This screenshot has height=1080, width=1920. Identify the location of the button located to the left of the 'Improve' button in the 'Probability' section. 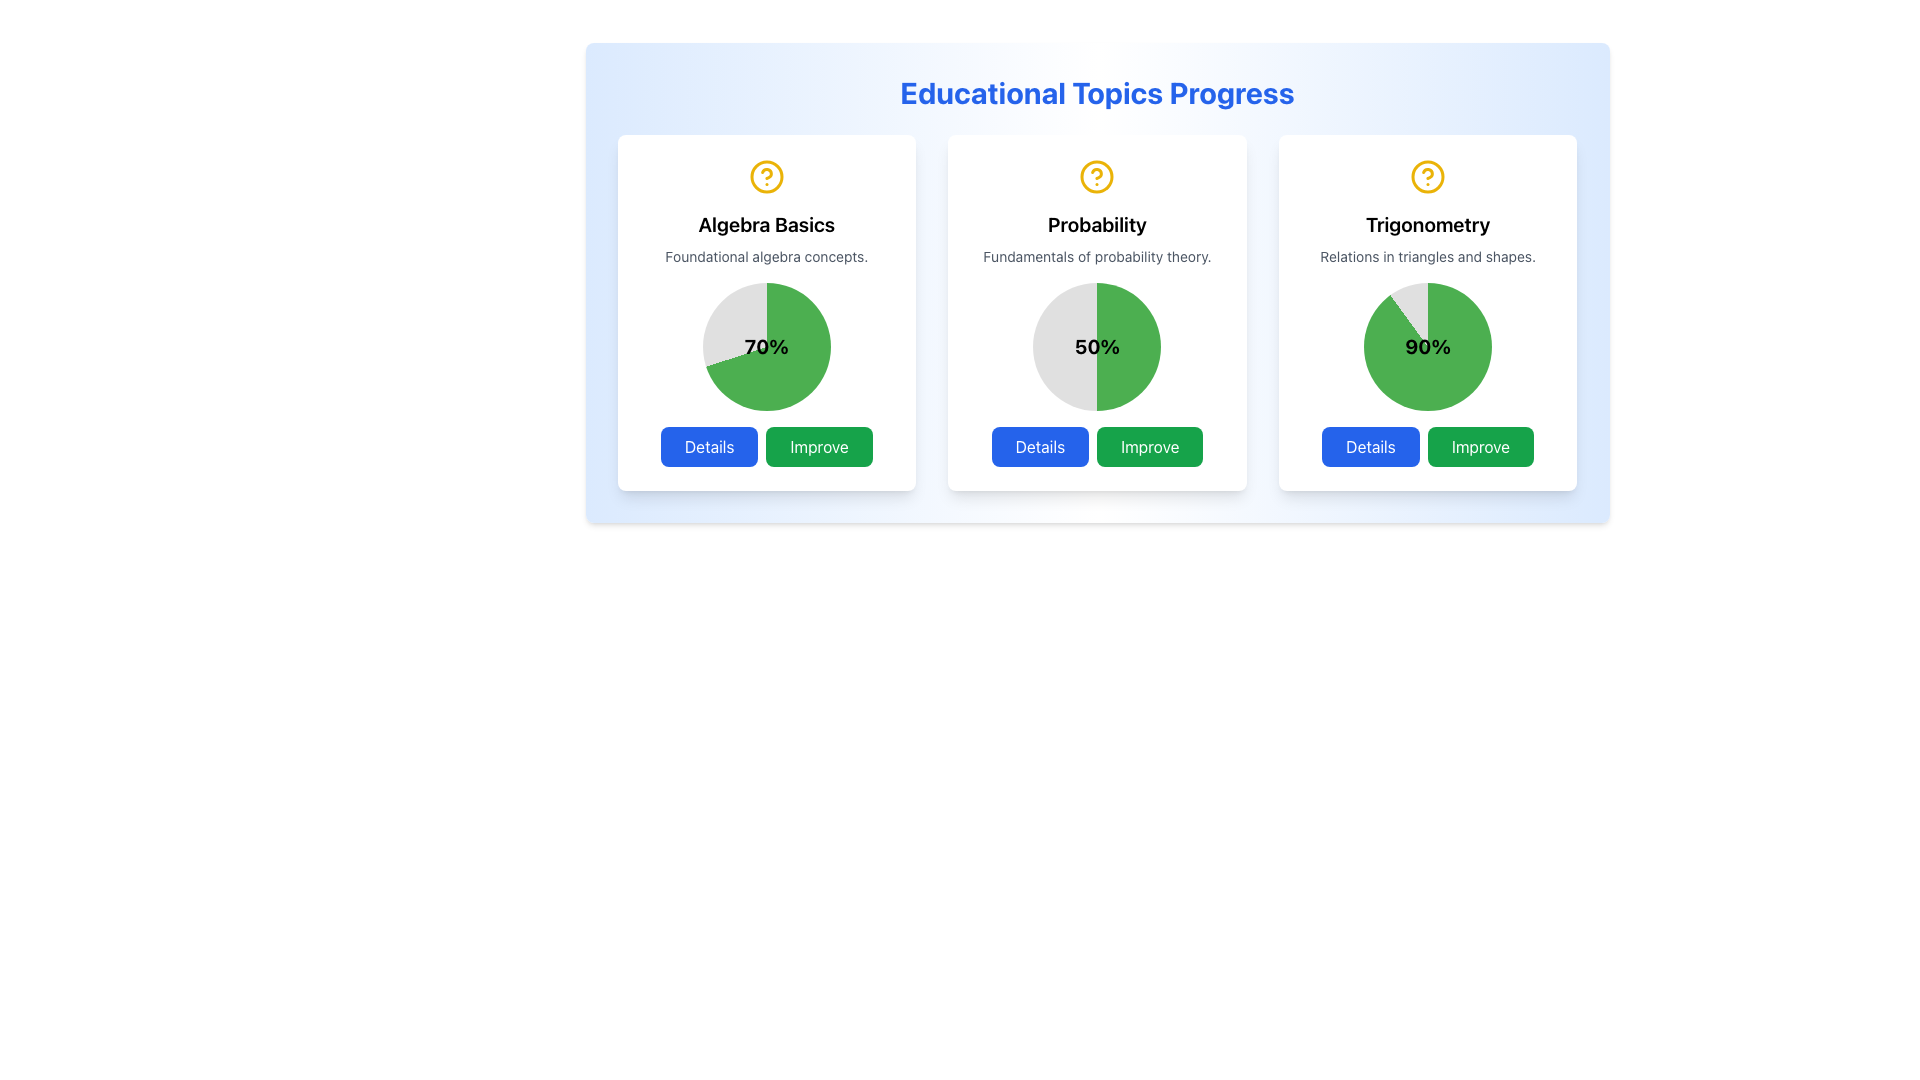
(1040, 446).